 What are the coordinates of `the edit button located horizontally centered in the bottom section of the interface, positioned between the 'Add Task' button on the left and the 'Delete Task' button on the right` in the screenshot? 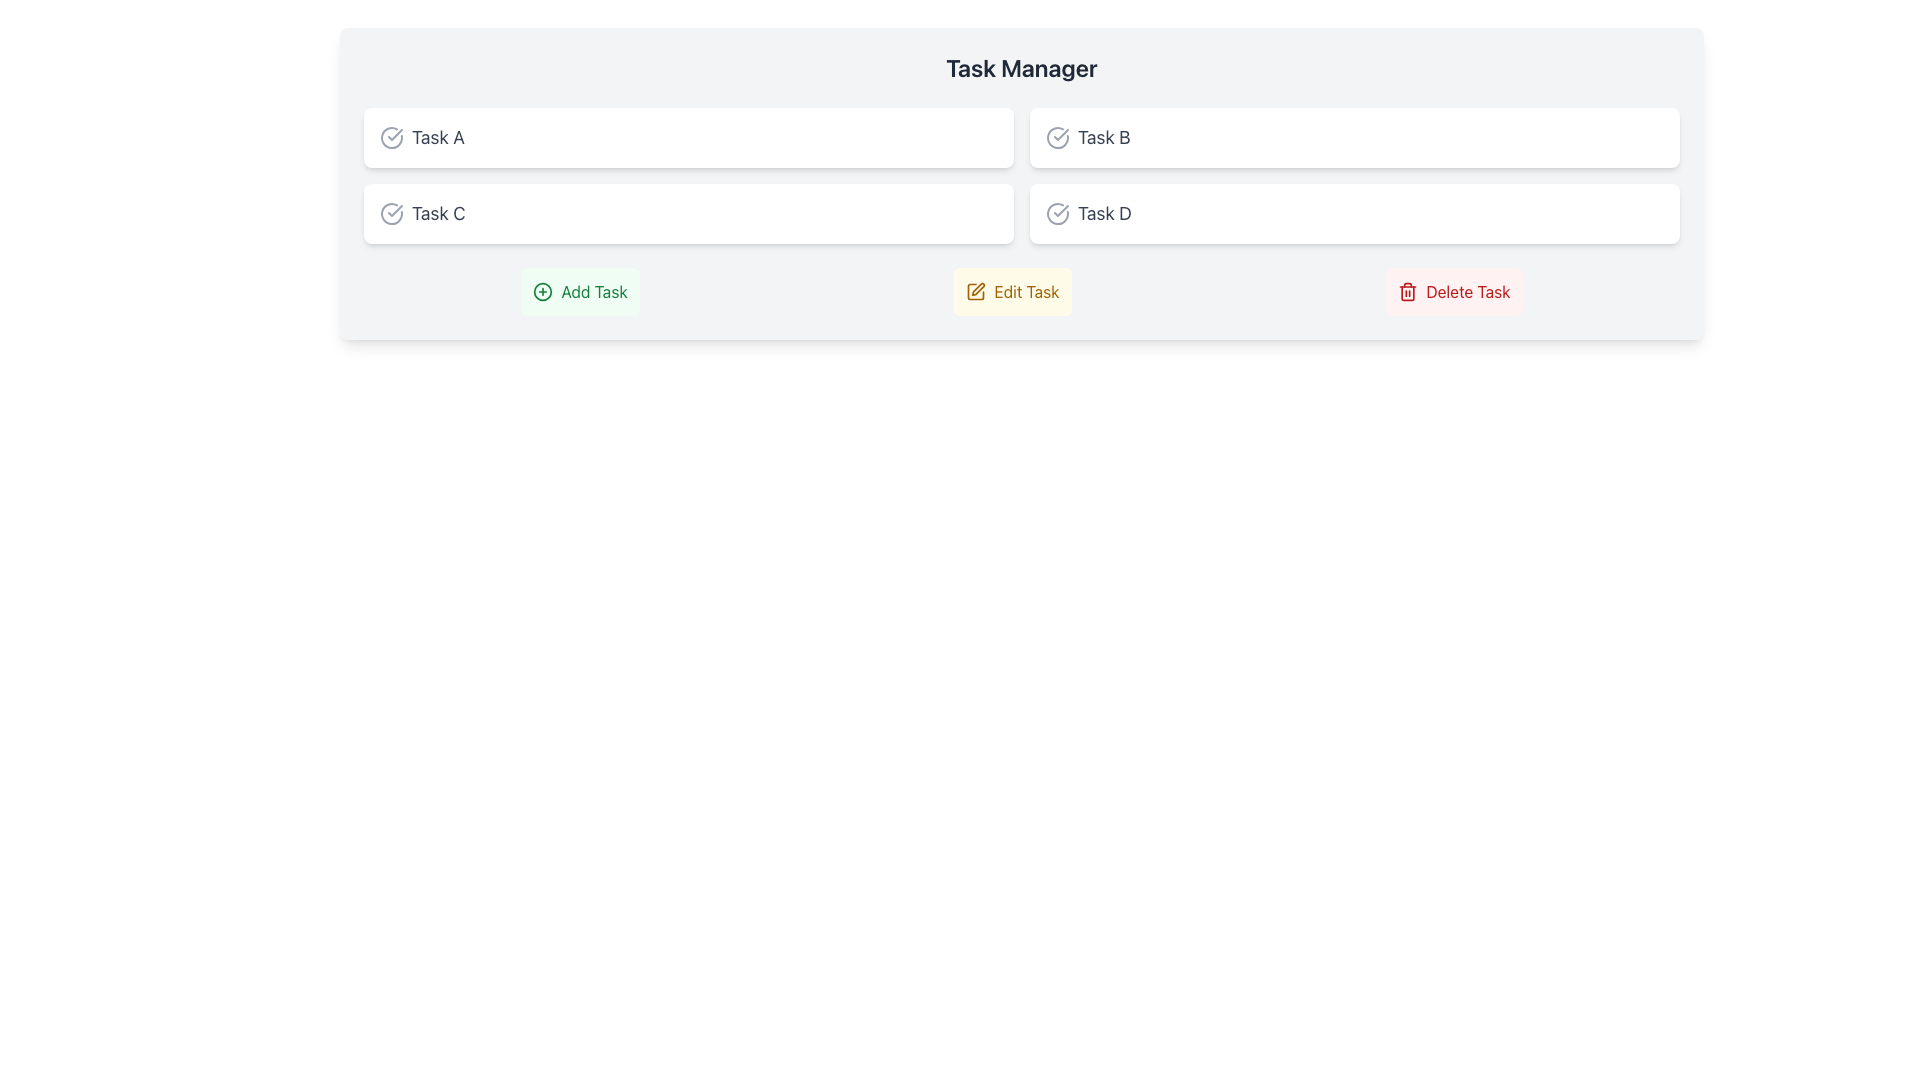 It's located at (1012, 292).